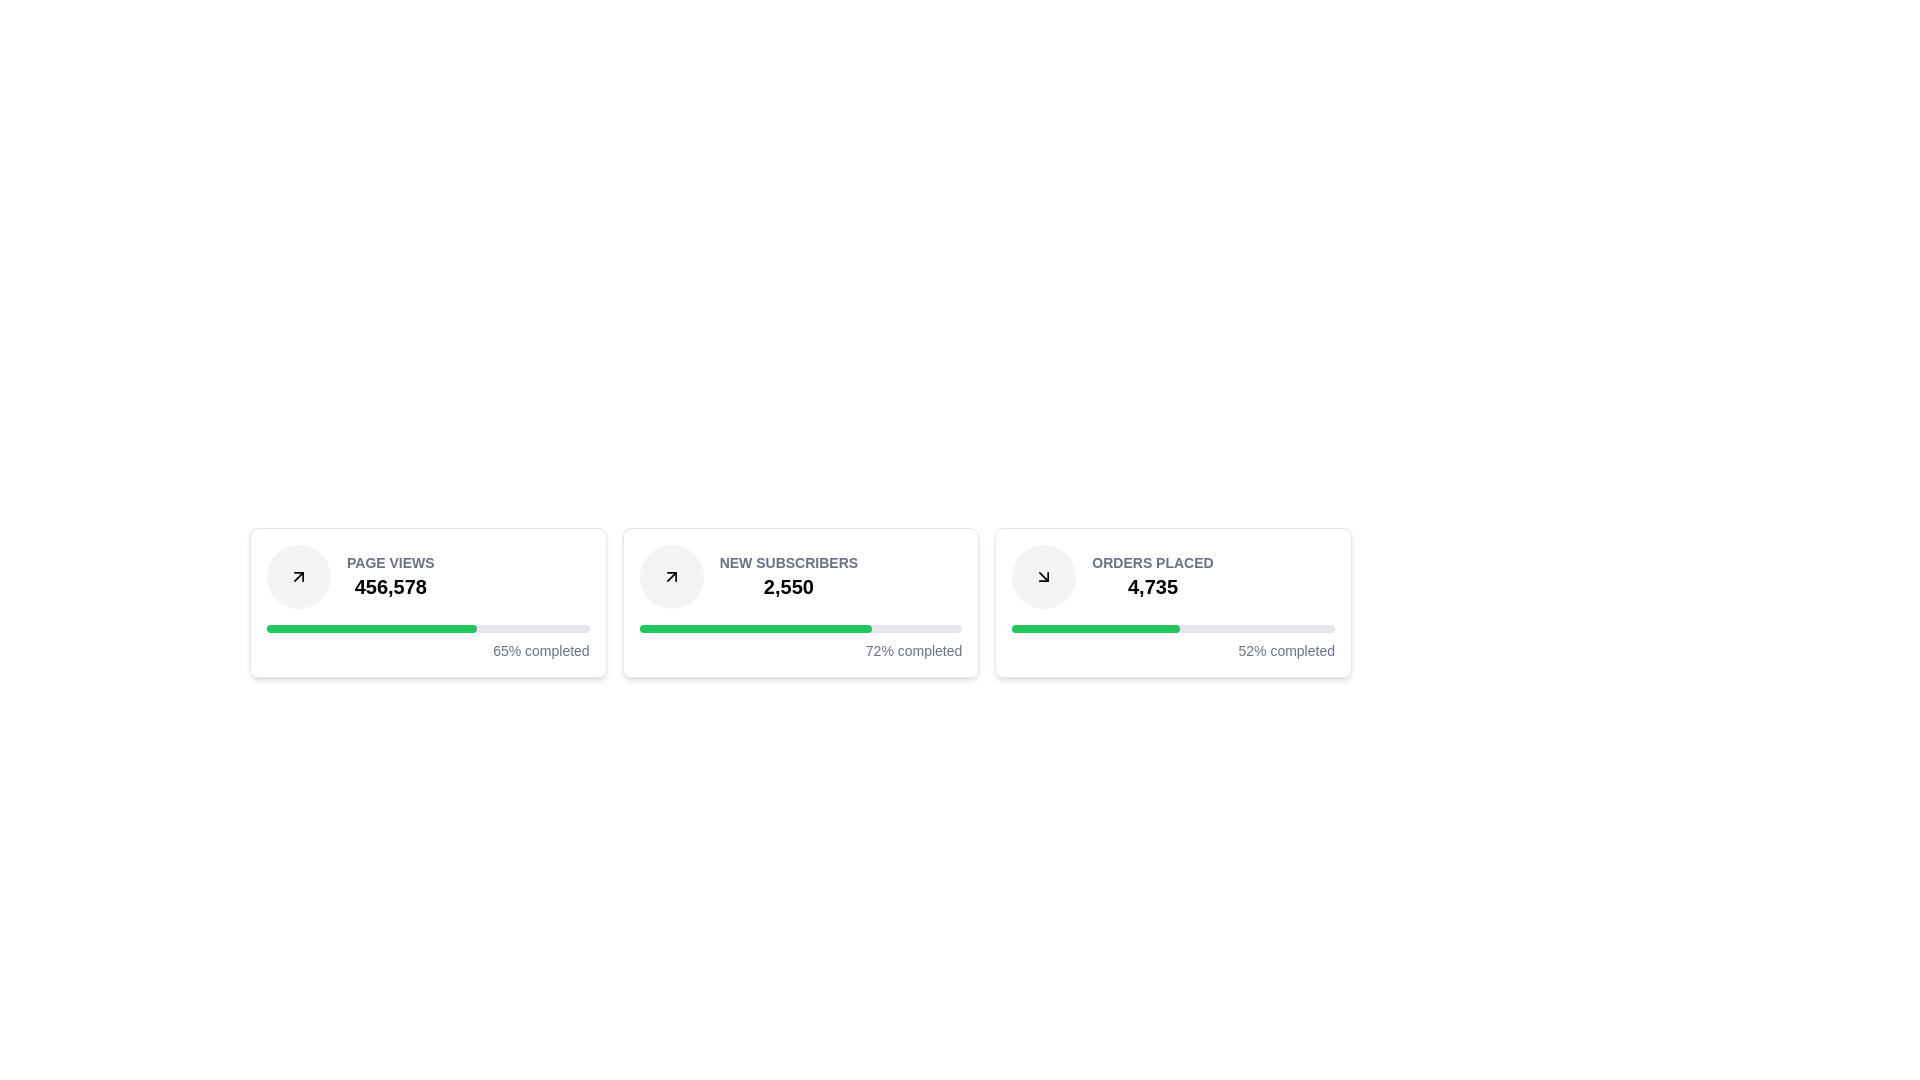 Image resolution: width=1920 pixels, height=1080 pixels. I want to click on the numeric text display element showing '2,550', located below the label 'New Subscribers' in the center panel of the card, so click(787, 585).